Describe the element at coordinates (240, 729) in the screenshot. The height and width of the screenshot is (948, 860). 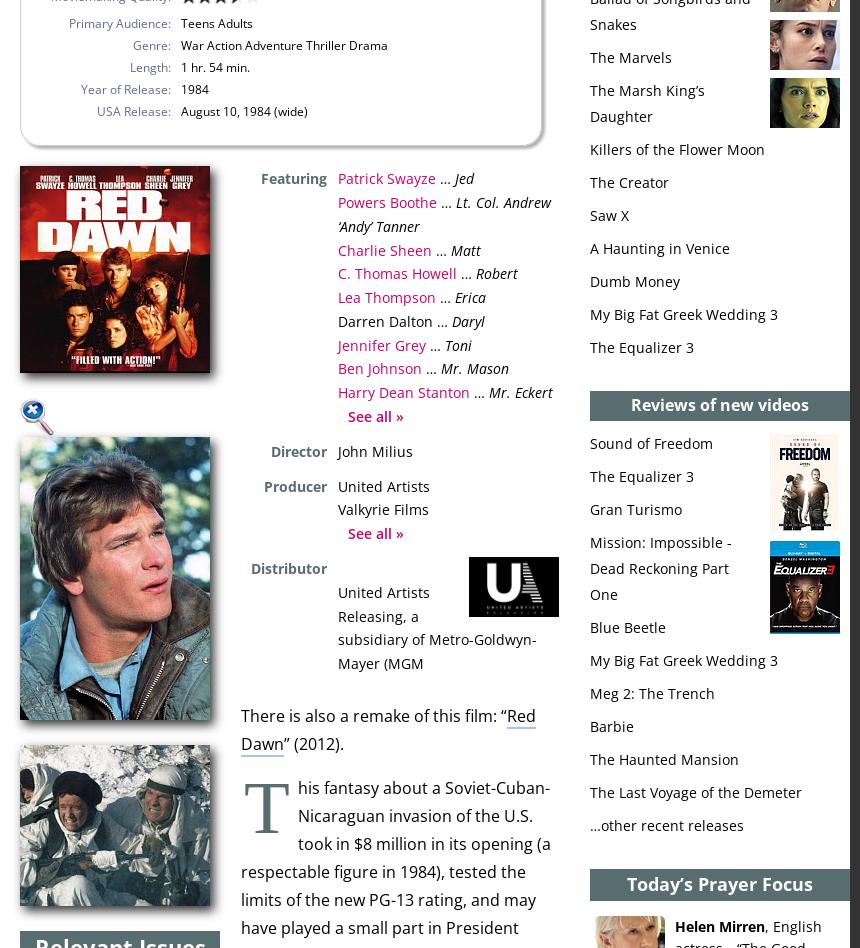
I see `'Red Dawn'` at that location.